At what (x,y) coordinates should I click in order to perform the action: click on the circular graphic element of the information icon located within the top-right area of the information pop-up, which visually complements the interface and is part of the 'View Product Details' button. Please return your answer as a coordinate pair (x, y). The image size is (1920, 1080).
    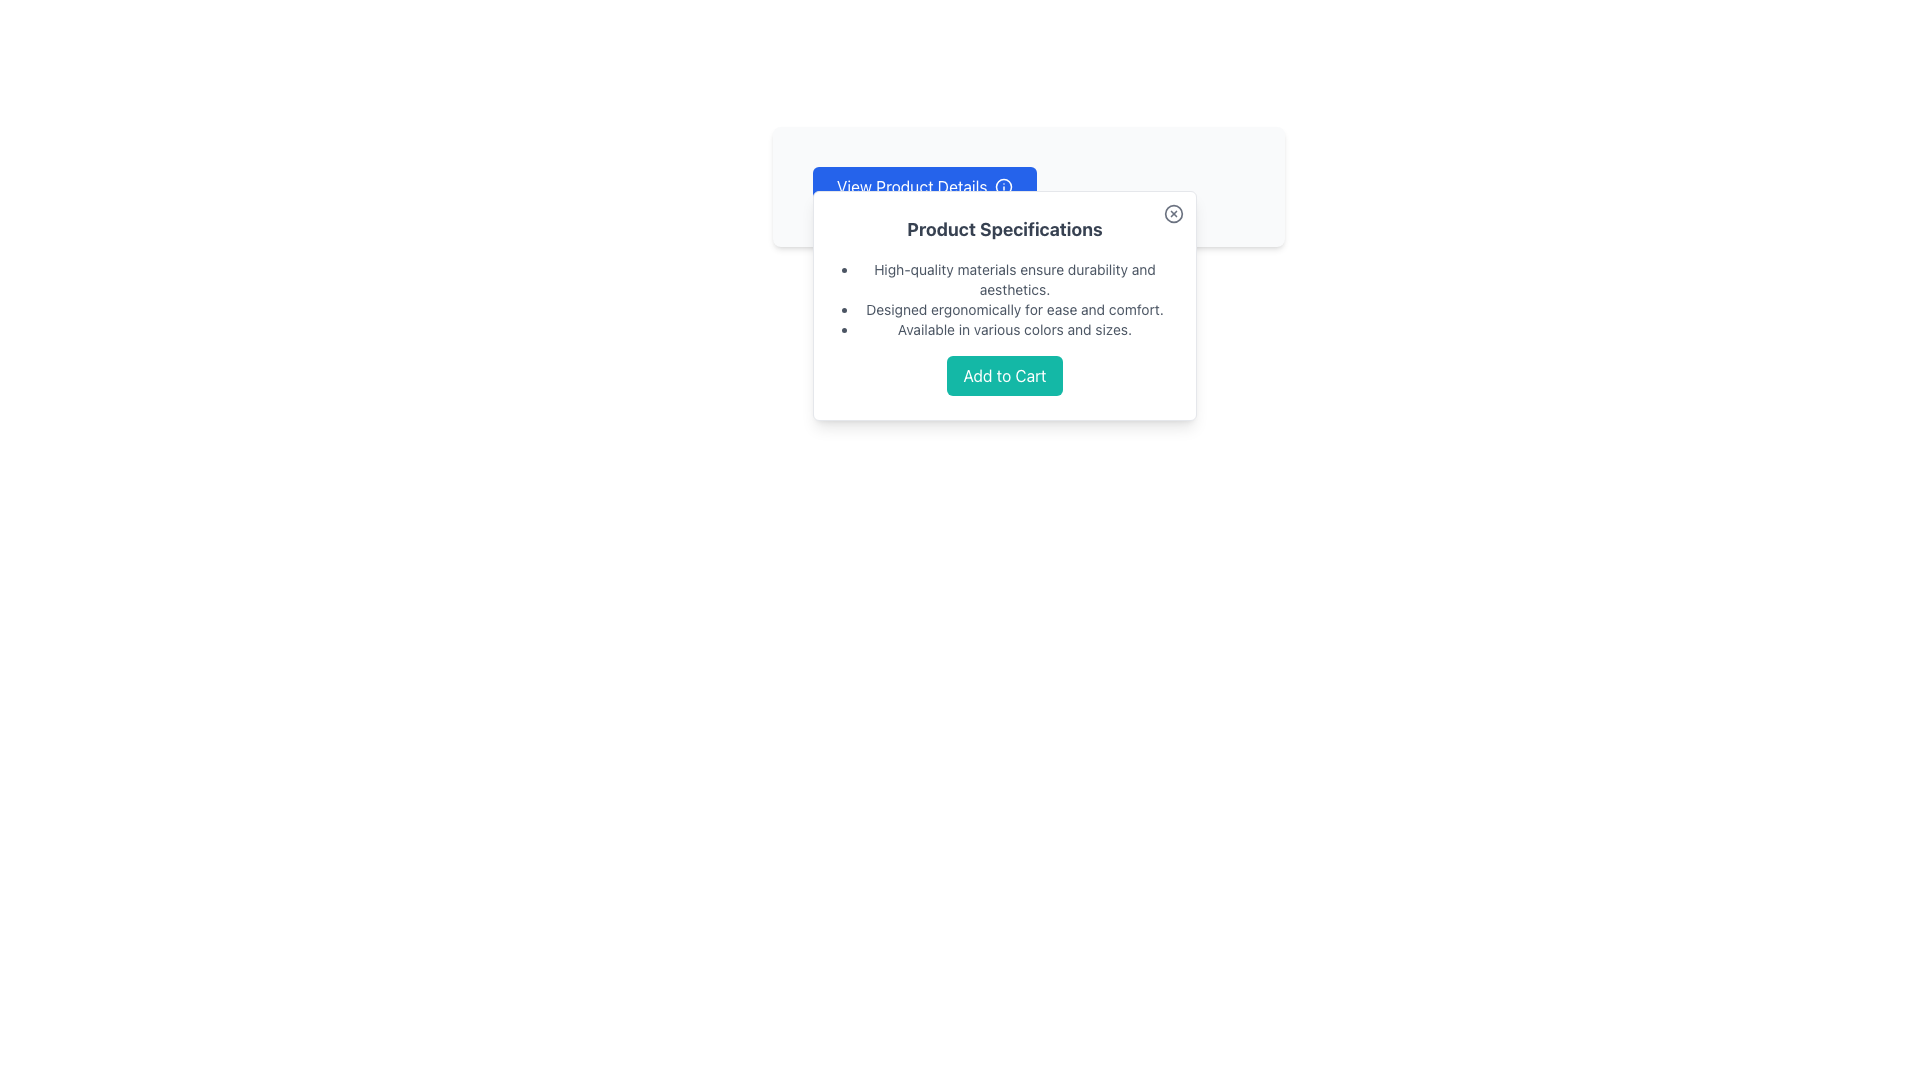
    Looking at the image, I should click on (1004, 186).